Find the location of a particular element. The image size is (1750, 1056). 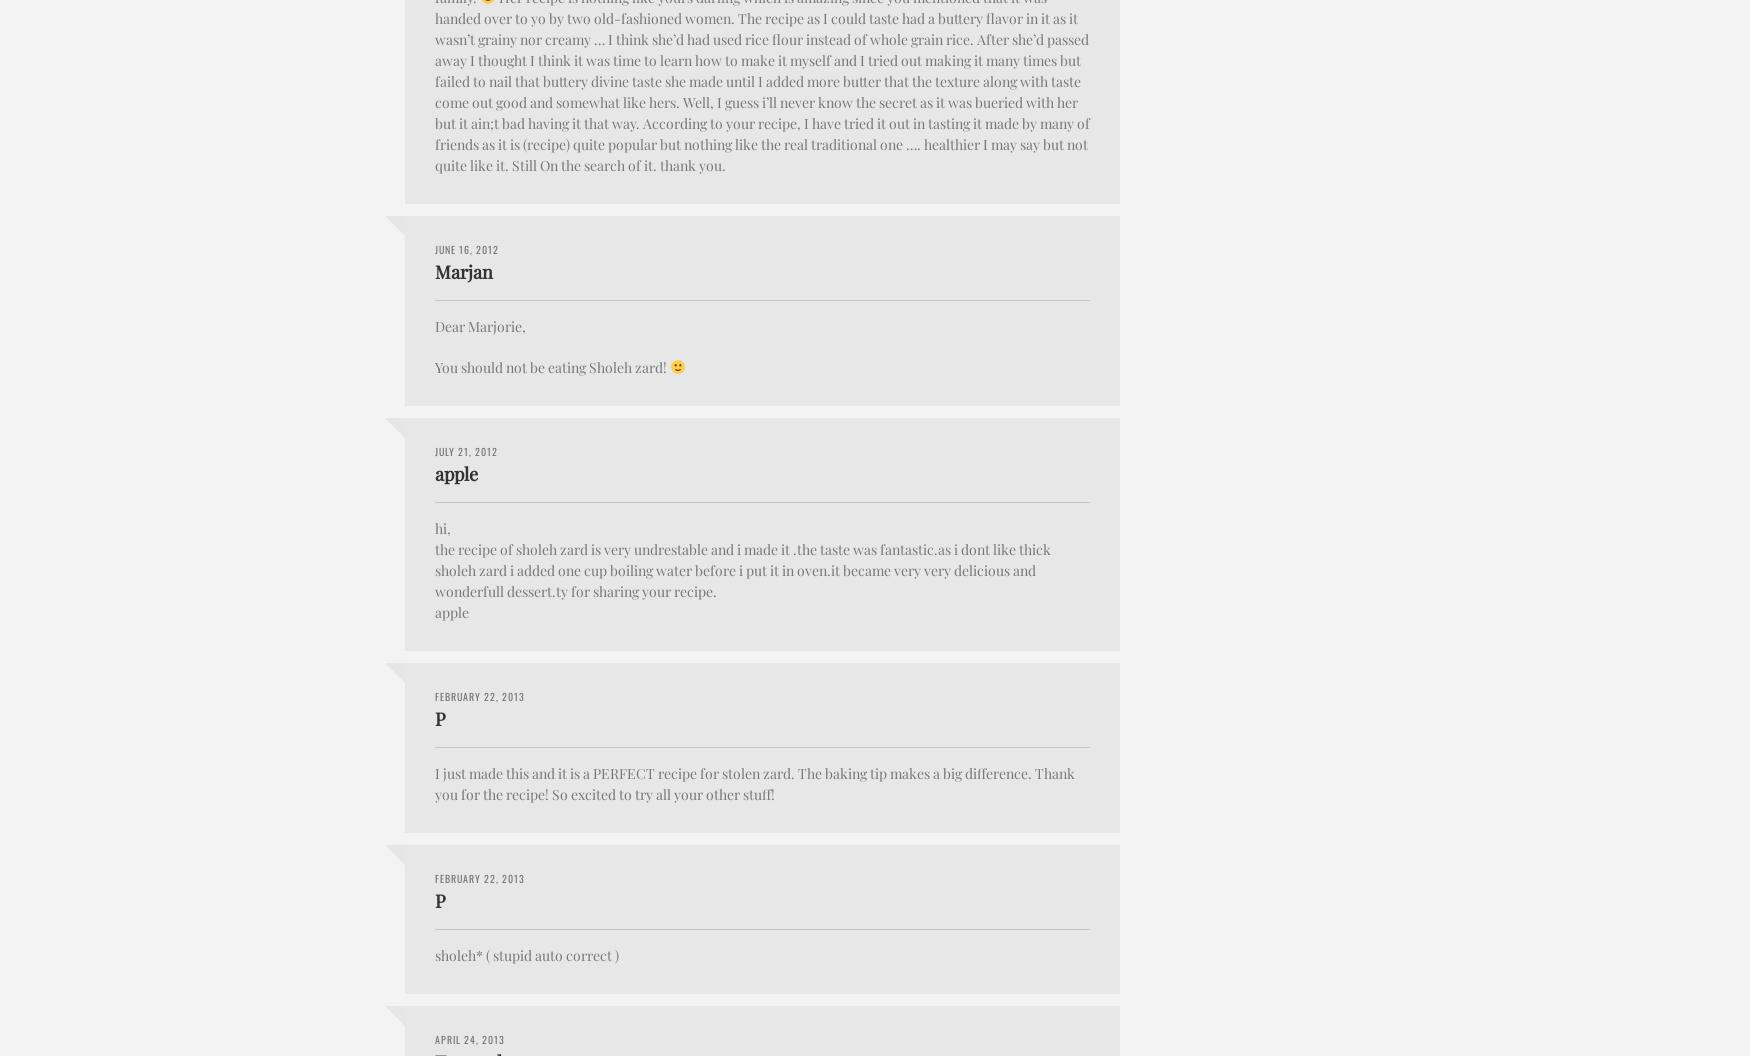

'July 21, 2012' is located at coordinates (466, 450).